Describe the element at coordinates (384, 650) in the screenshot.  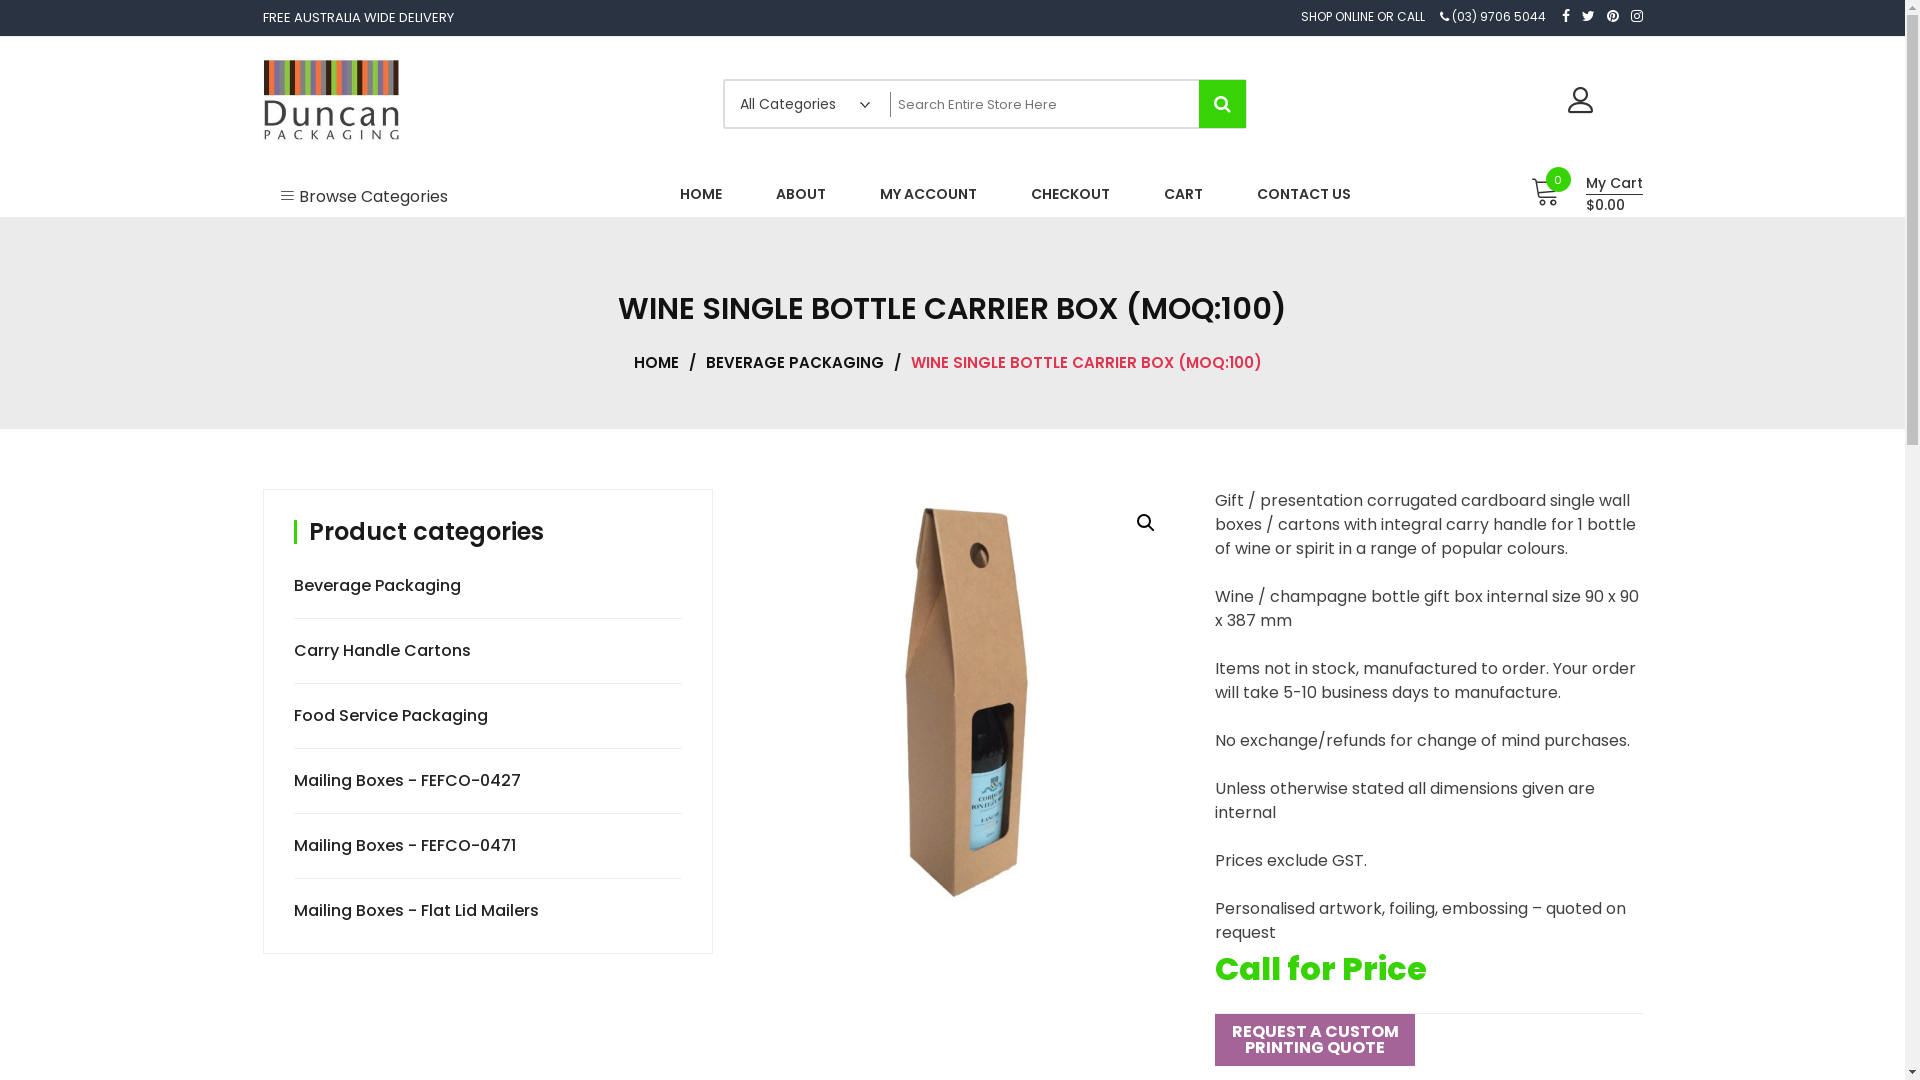
I see `'Carry Handle Cartons'` at that location.